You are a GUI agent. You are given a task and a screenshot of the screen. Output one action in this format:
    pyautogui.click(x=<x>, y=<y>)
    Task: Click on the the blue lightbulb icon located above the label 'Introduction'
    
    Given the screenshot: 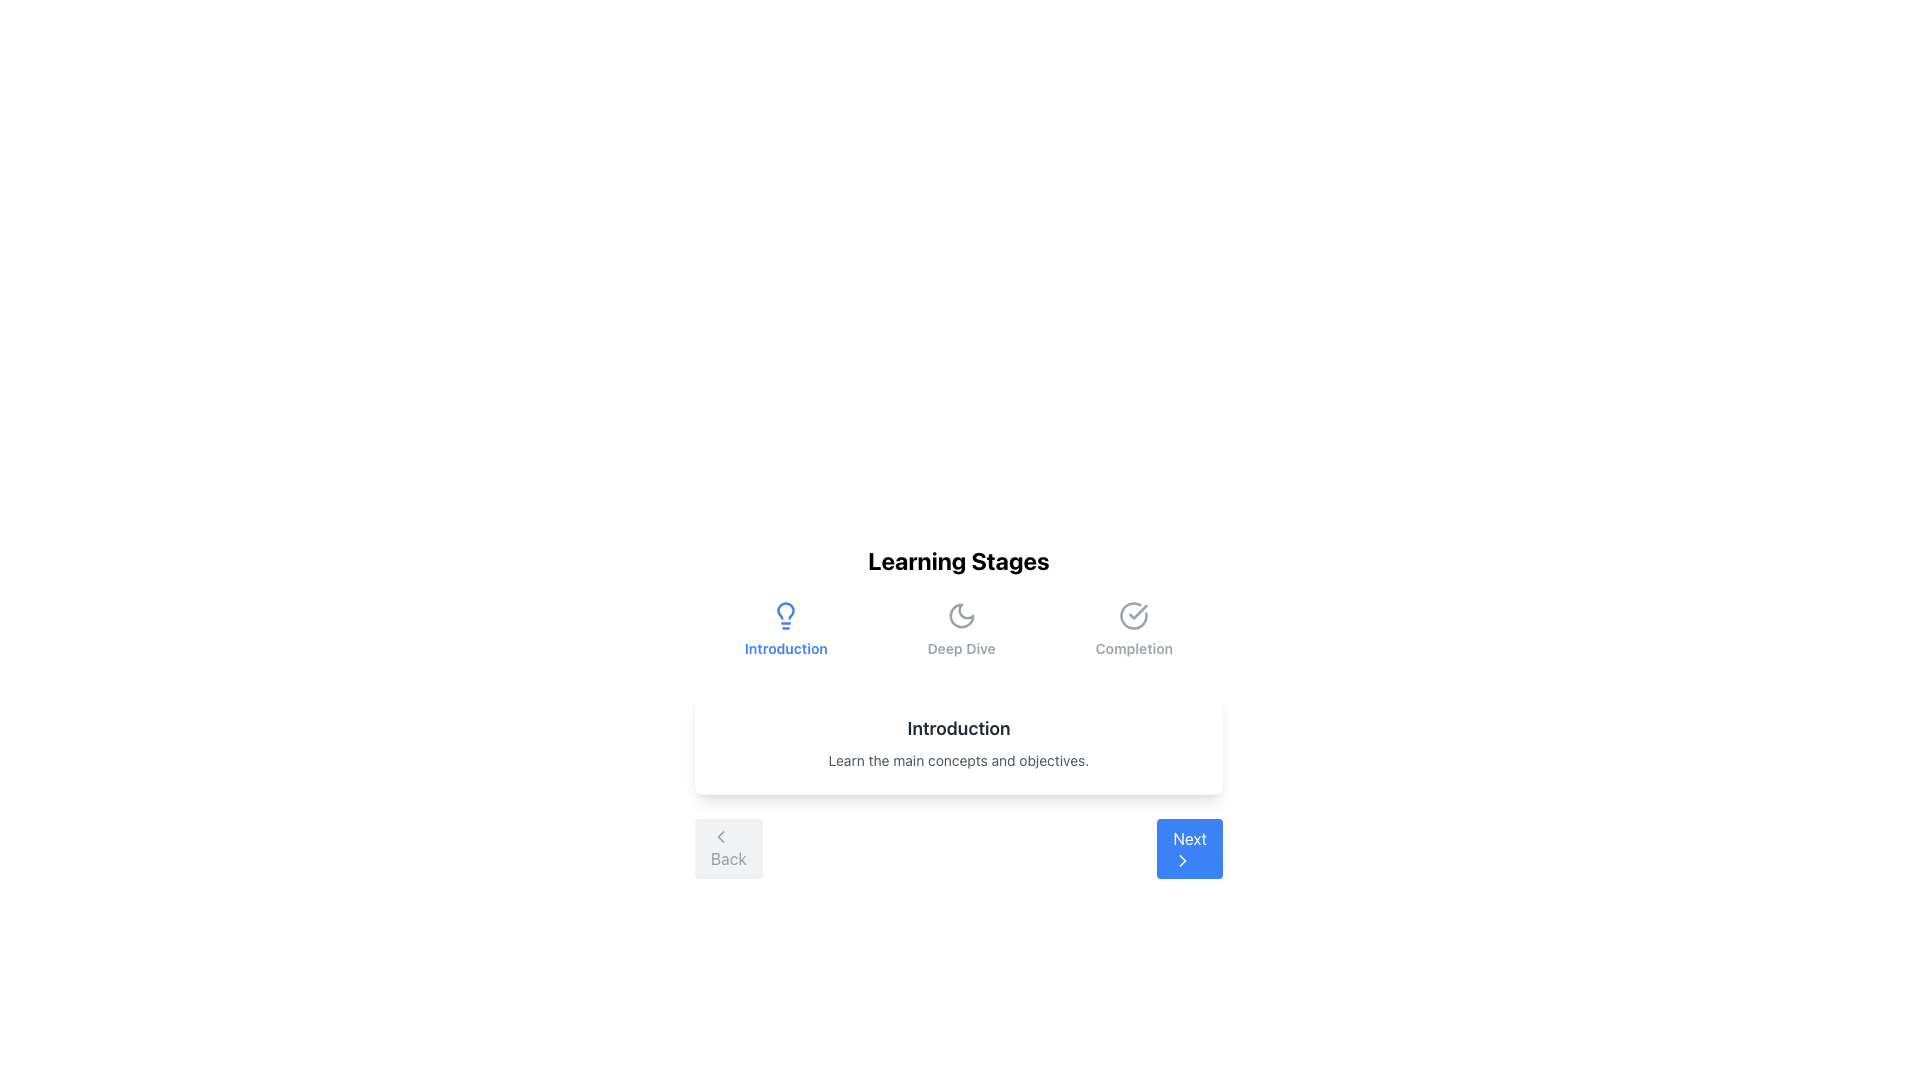 What is the action you would take?
    pyautogui.click(x=785, y=615)
    